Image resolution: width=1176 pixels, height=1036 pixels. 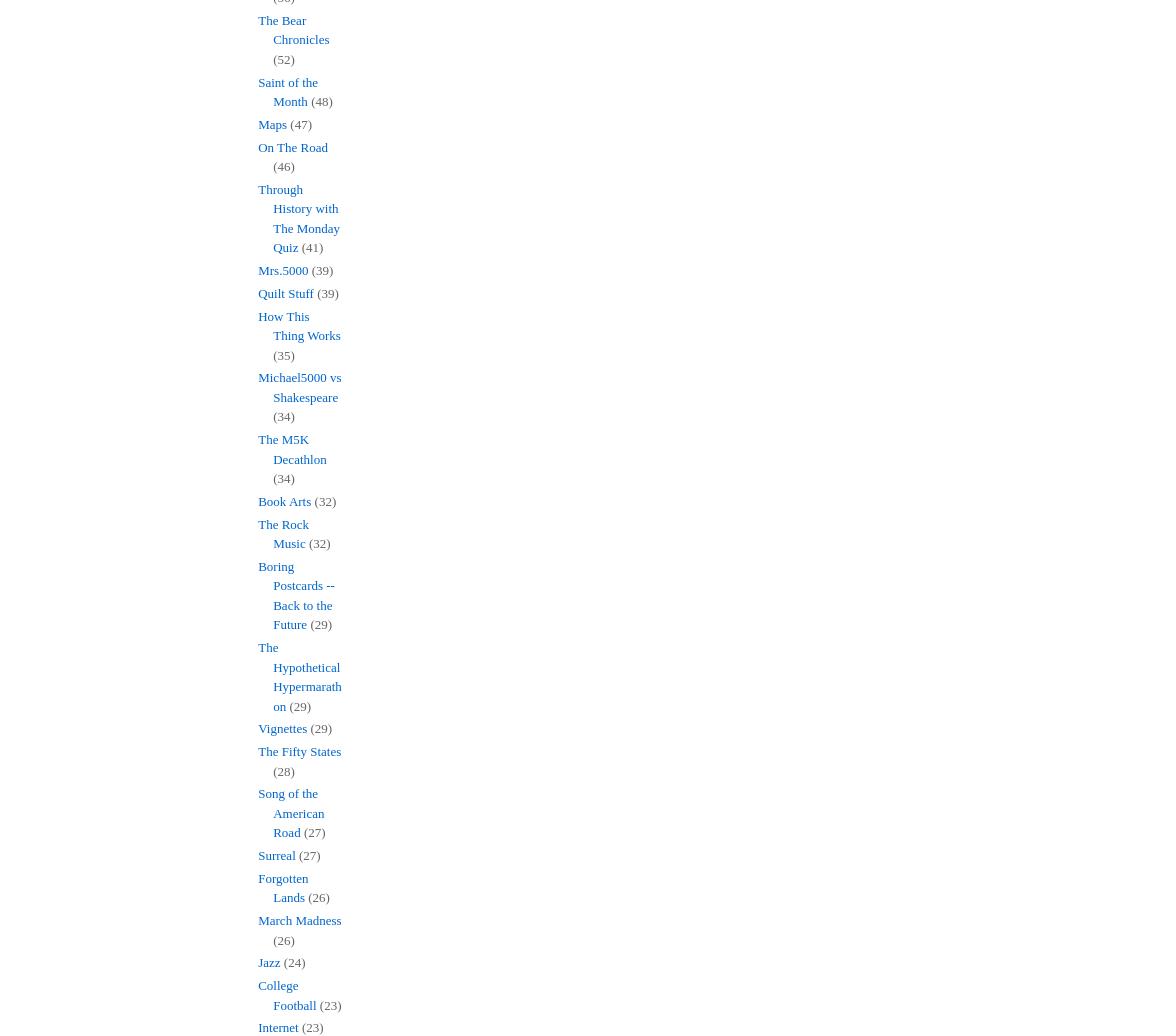 I want to click on '(28)', so click(x=283, y=770).